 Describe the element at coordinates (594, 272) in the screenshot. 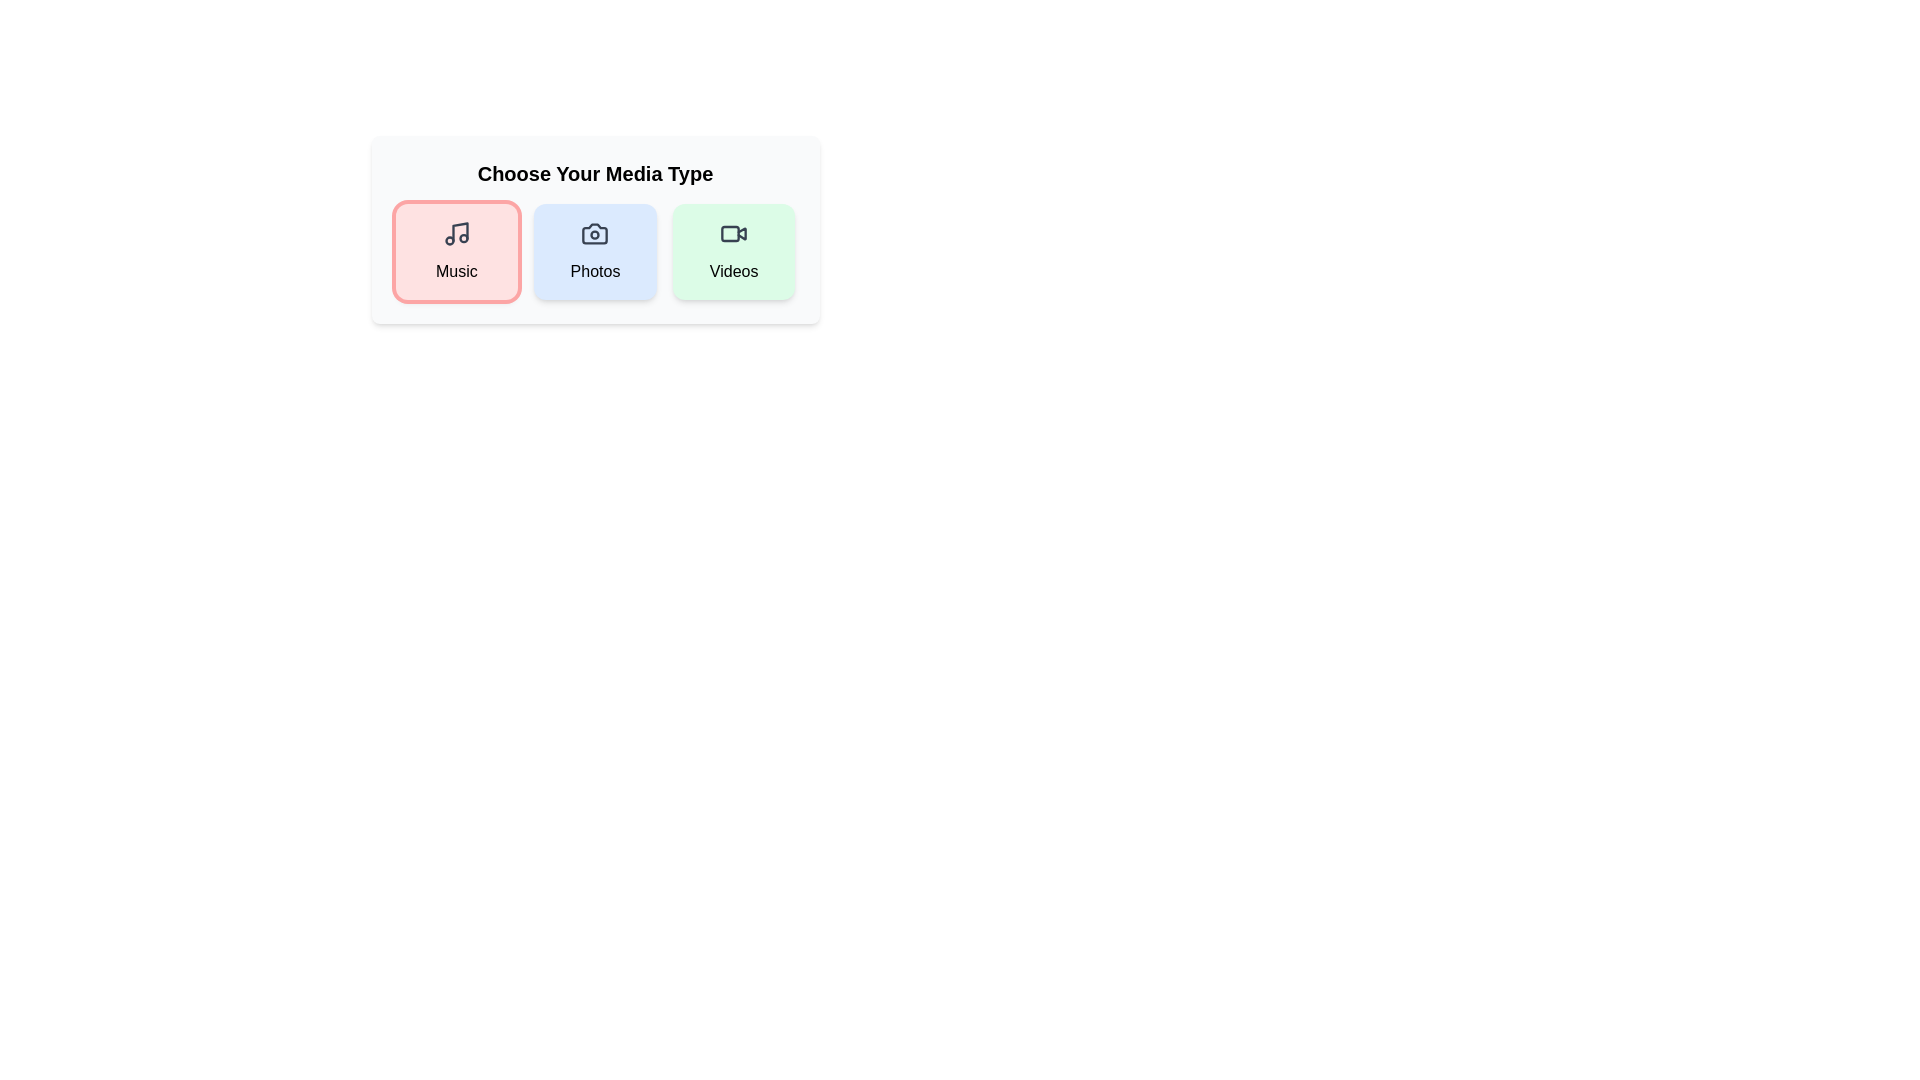

I see `the 'Photos' label, which is a medium-sized text label centered horizontally beneath a camera icon in a rounded rectangular card, positioned in the center of a three-card layout` at that location.